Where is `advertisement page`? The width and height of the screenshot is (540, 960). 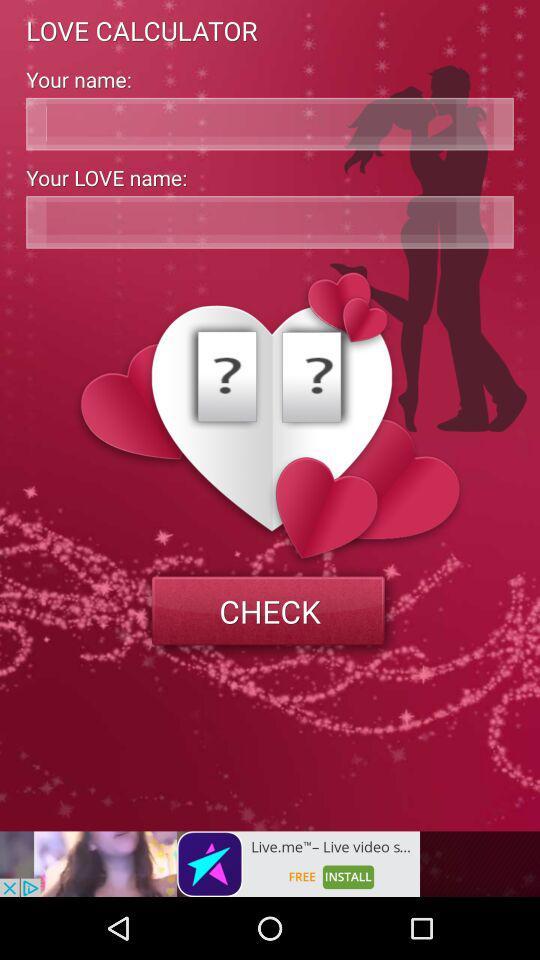 advertisement page is located at coordinates (209, 863).